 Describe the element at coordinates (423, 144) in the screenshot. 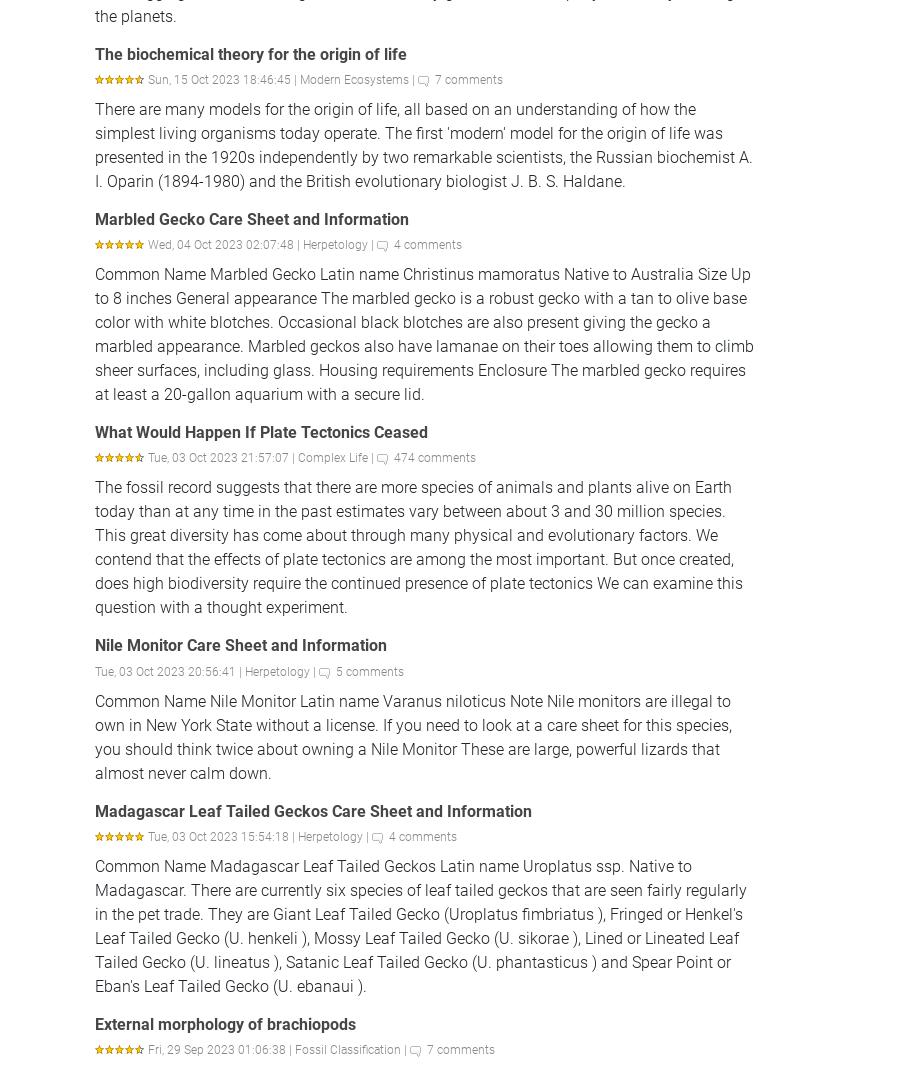

I see `'There are many models for the origin of life, all based on an understanding of how the simplest living organisms today operate. The first 'modern' model for the origin of life was presented in the 1920s independently by two remarkable scientists, the Russian biochemist A. I. Oparin (1894-1980) and the British evolutionary biologist J. B. S. Haldane.'` at that location.